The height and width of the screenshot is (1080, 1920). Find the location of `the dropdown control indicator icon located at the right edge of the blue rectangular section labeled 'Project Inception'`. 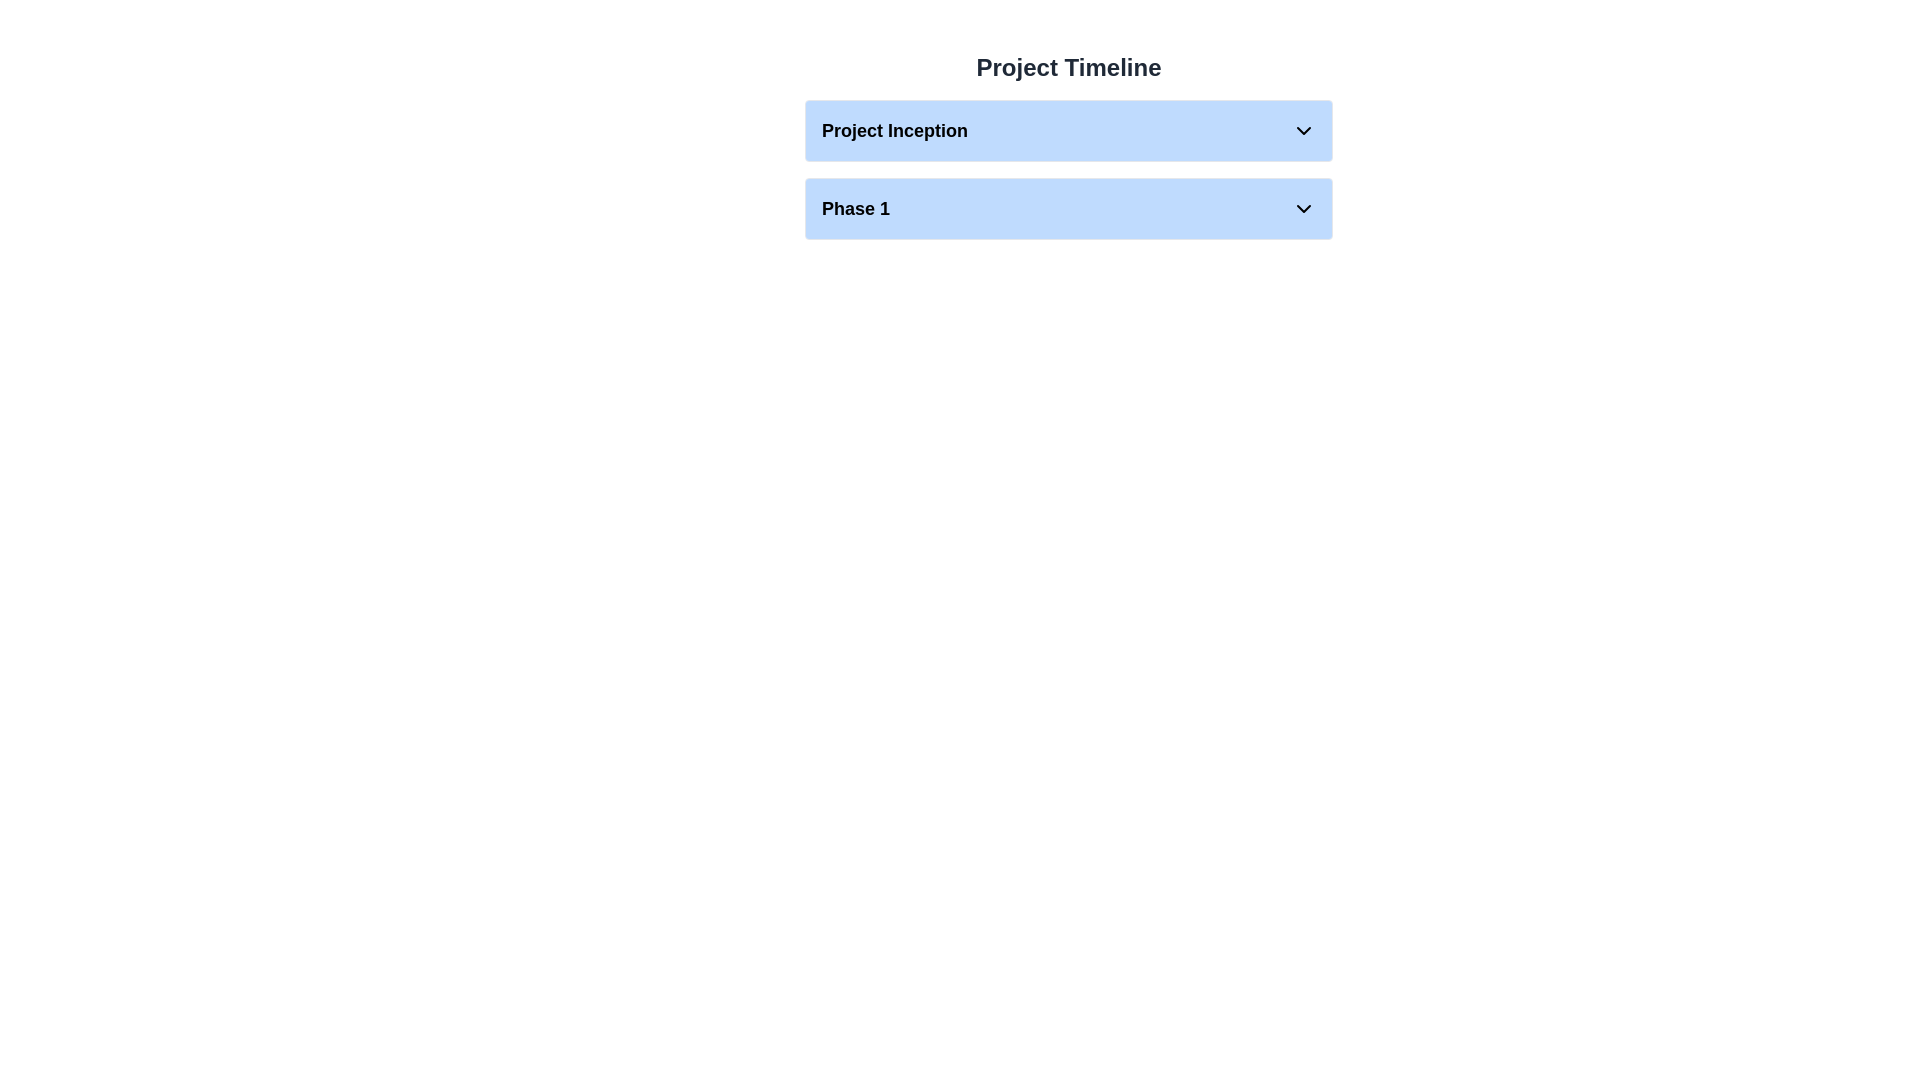

the dropdown control indicator icon located at the right edge of the blue rectangular section labeled 'Project Inception' is located at coordinates (1304, 131).